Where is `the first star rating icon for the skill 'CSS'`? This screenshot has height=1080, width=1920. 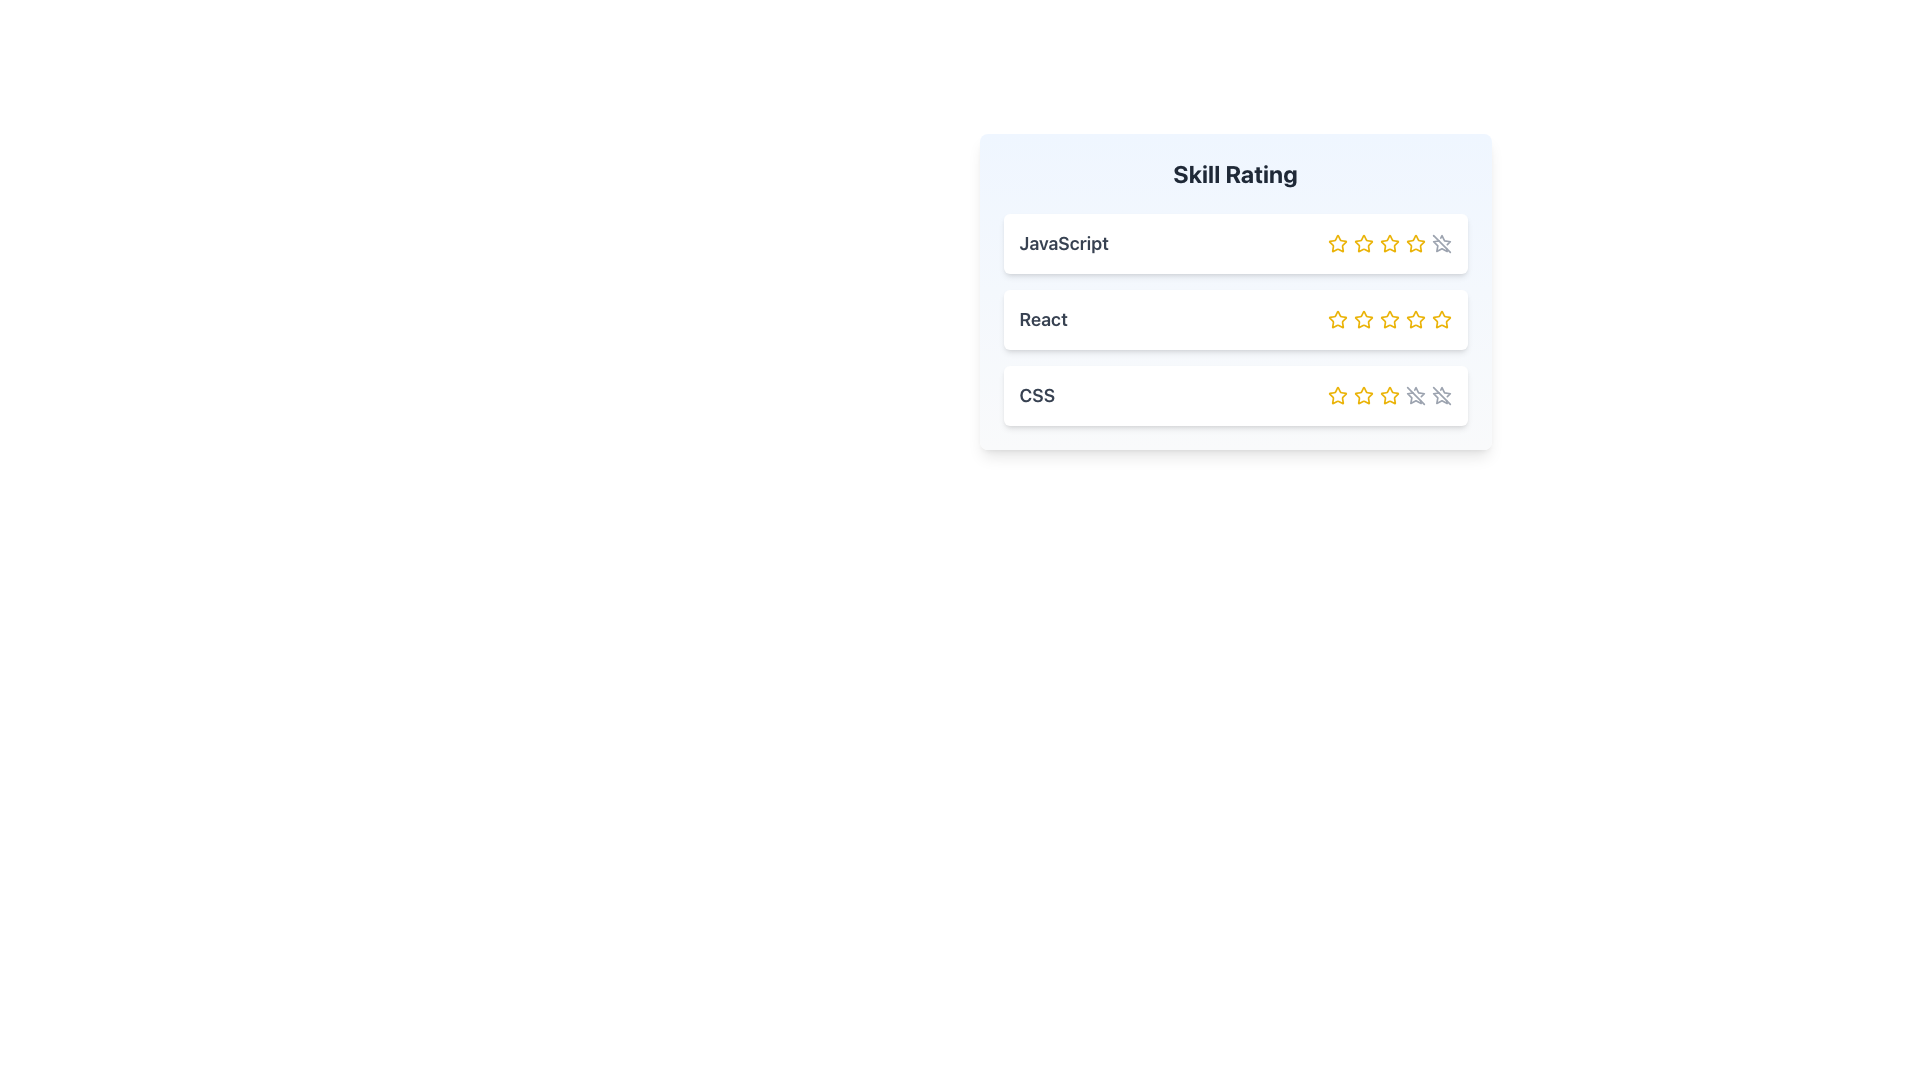 the first star rating icon for the skill 'CSS' is located at coordinates (1337, 396).